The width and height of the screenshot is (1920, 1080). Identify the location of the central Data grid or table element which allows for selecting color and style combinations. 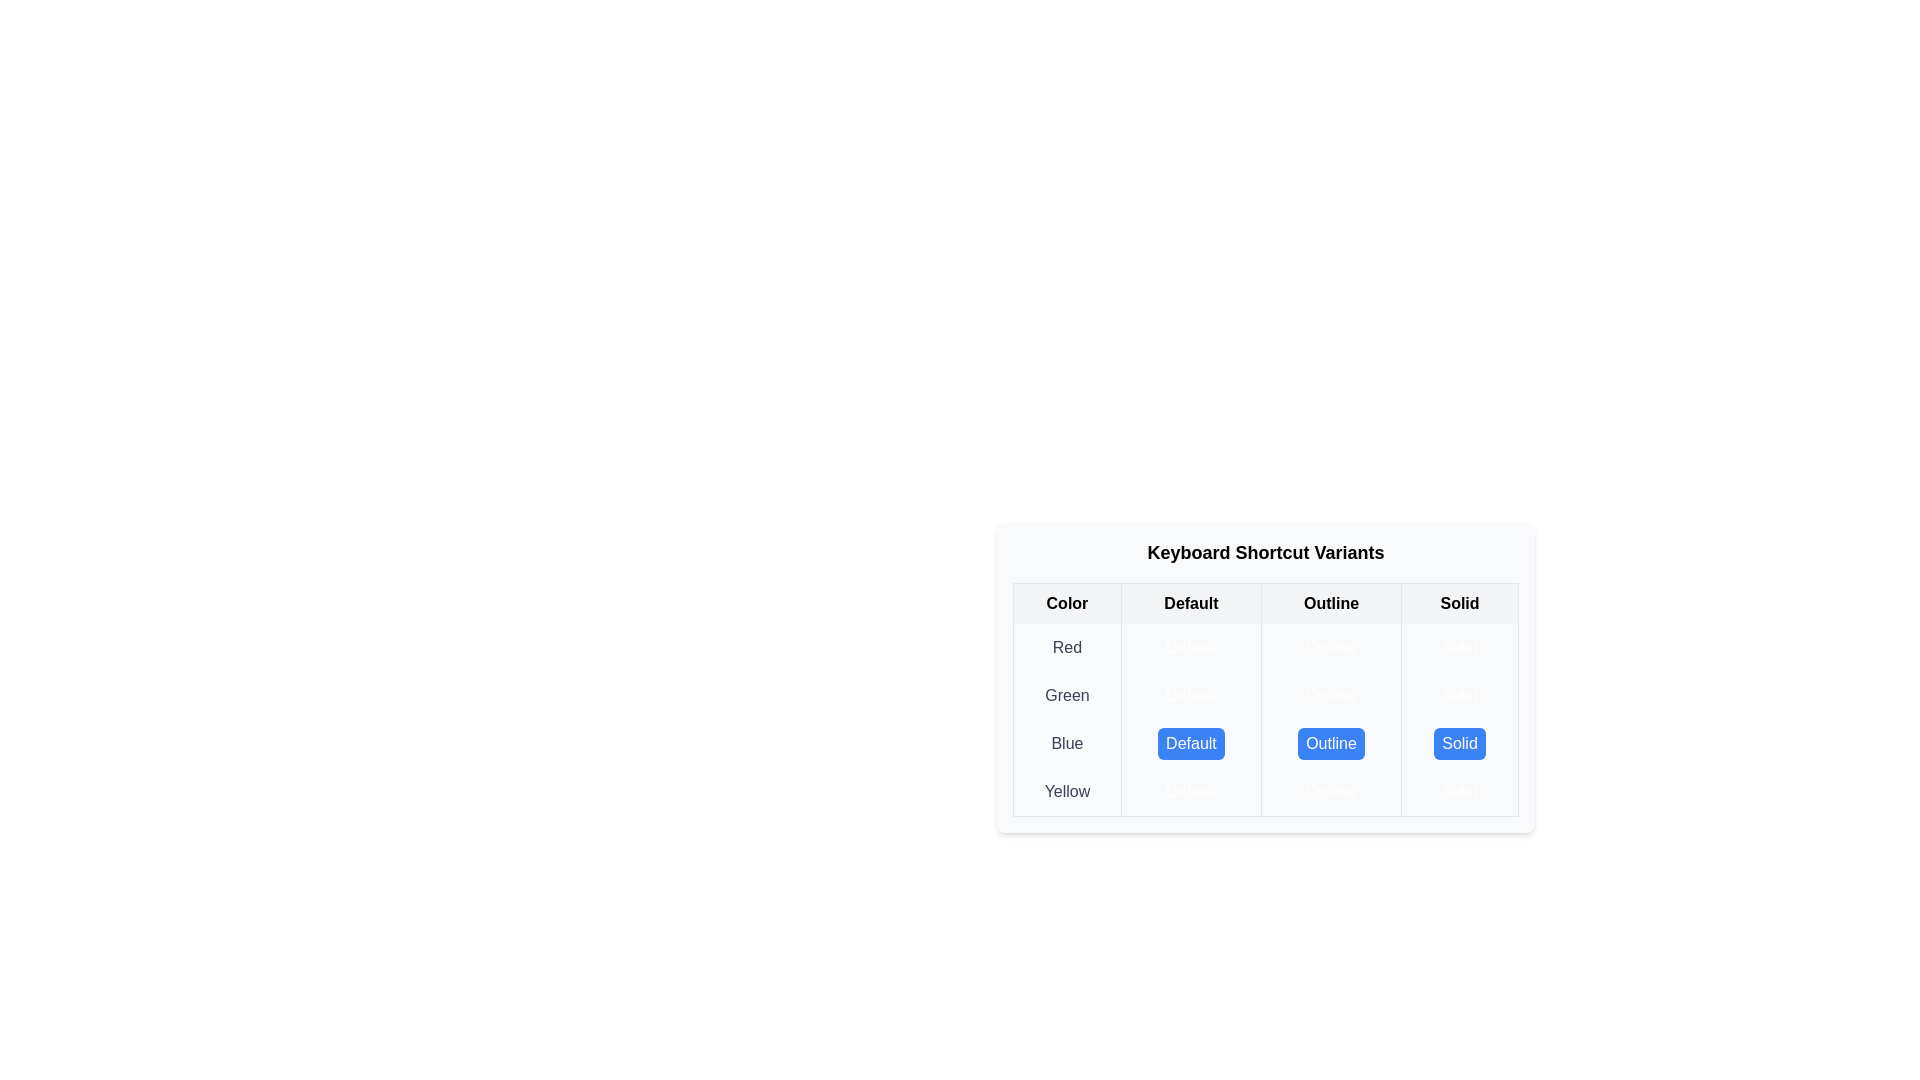
(1265, 720).